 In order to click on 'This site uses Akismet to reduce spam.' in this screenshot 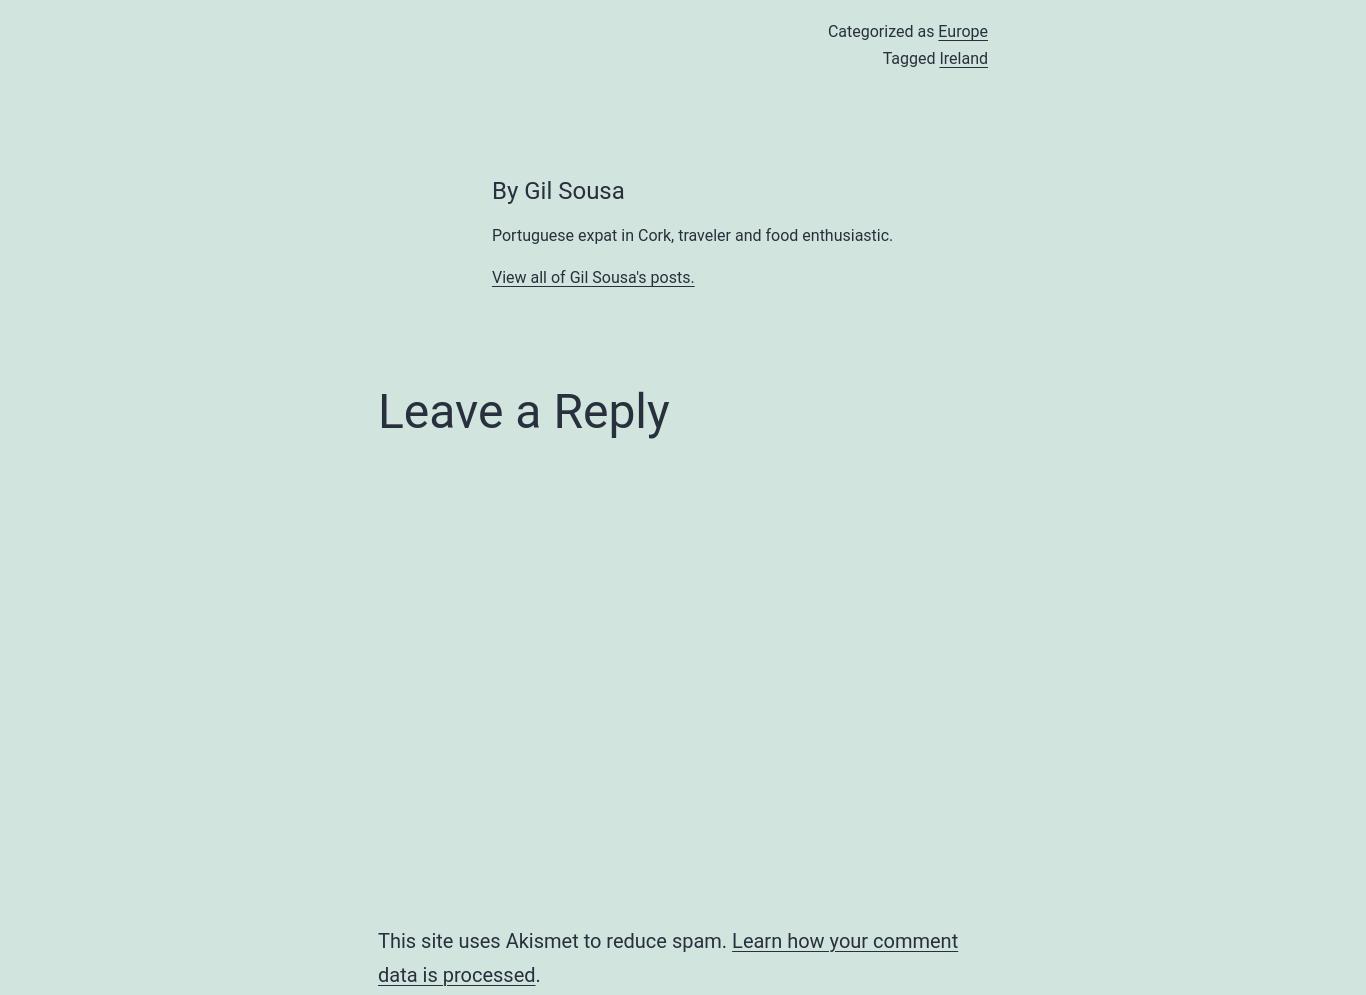, I will do `click(555, 939)`.